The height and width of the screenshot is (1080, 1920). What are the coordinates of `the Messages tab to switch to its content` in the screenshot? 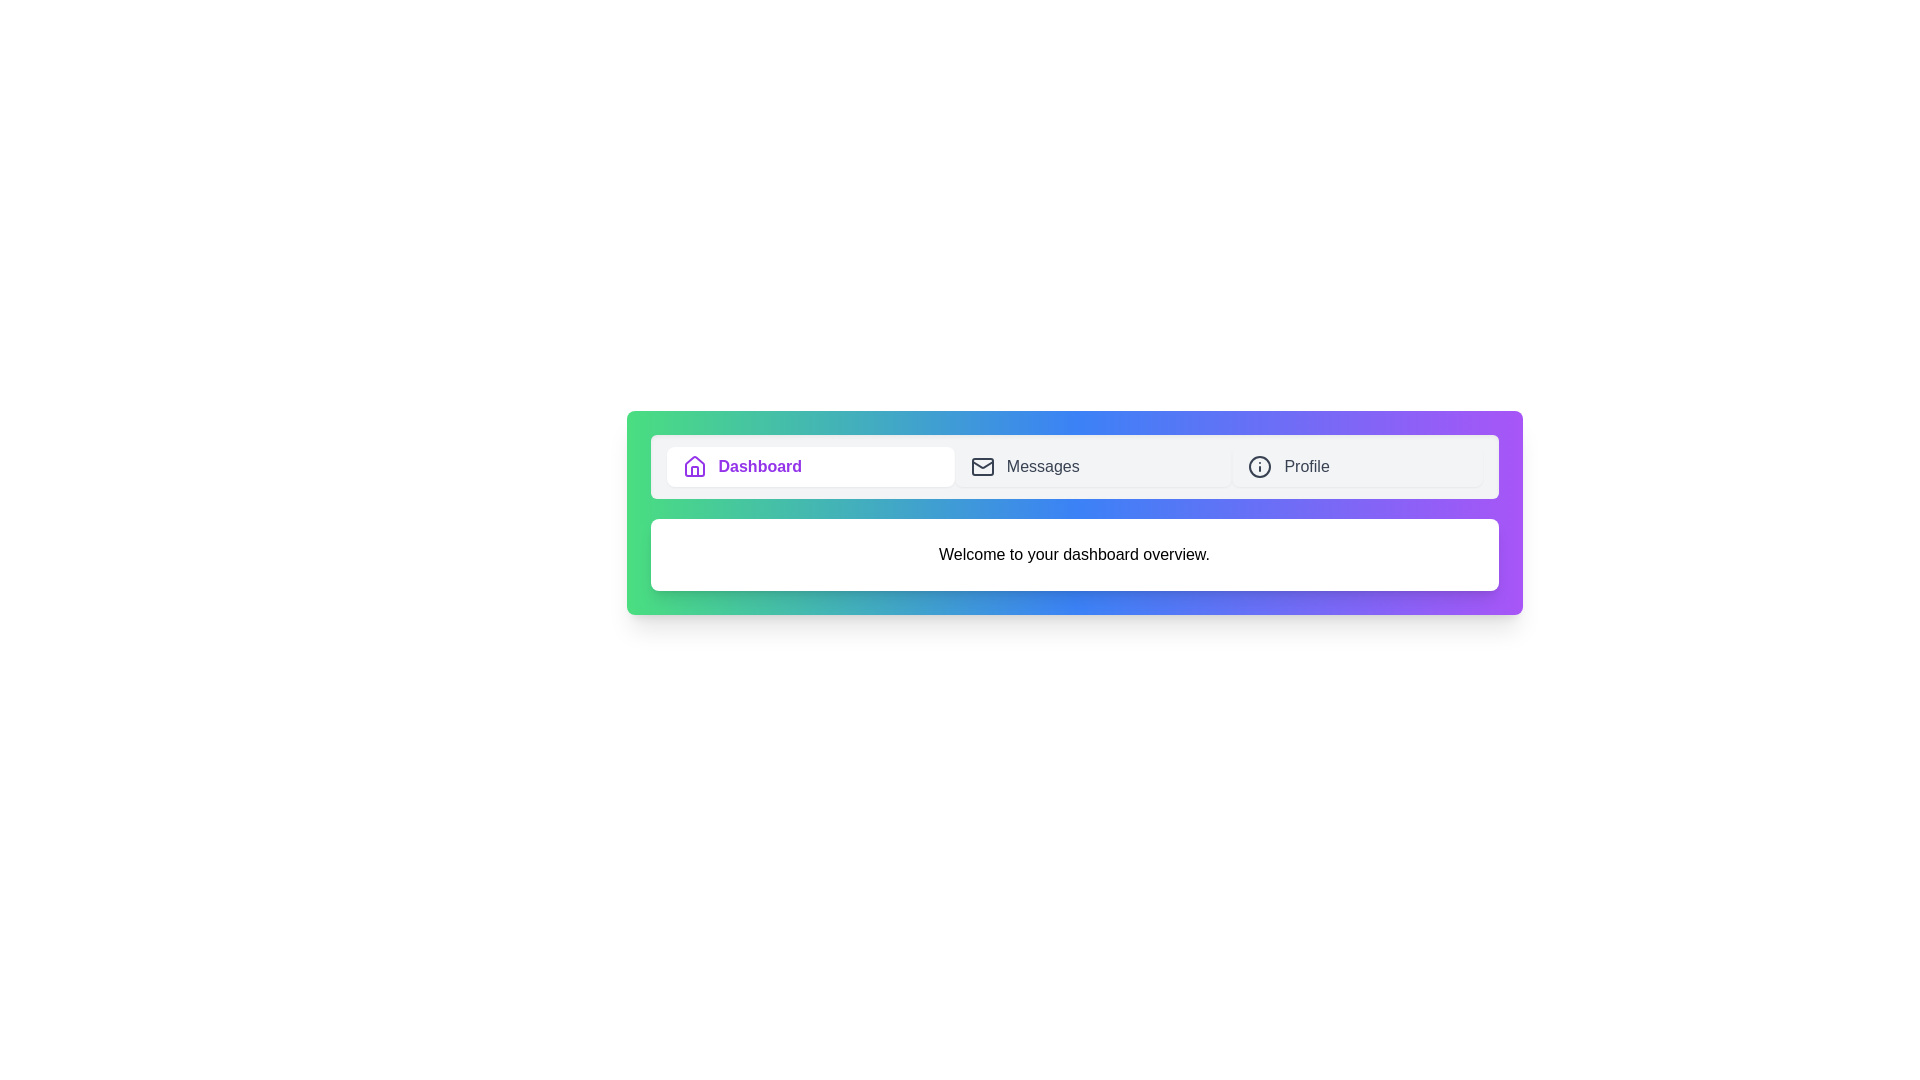 It's located at (1092, 466).